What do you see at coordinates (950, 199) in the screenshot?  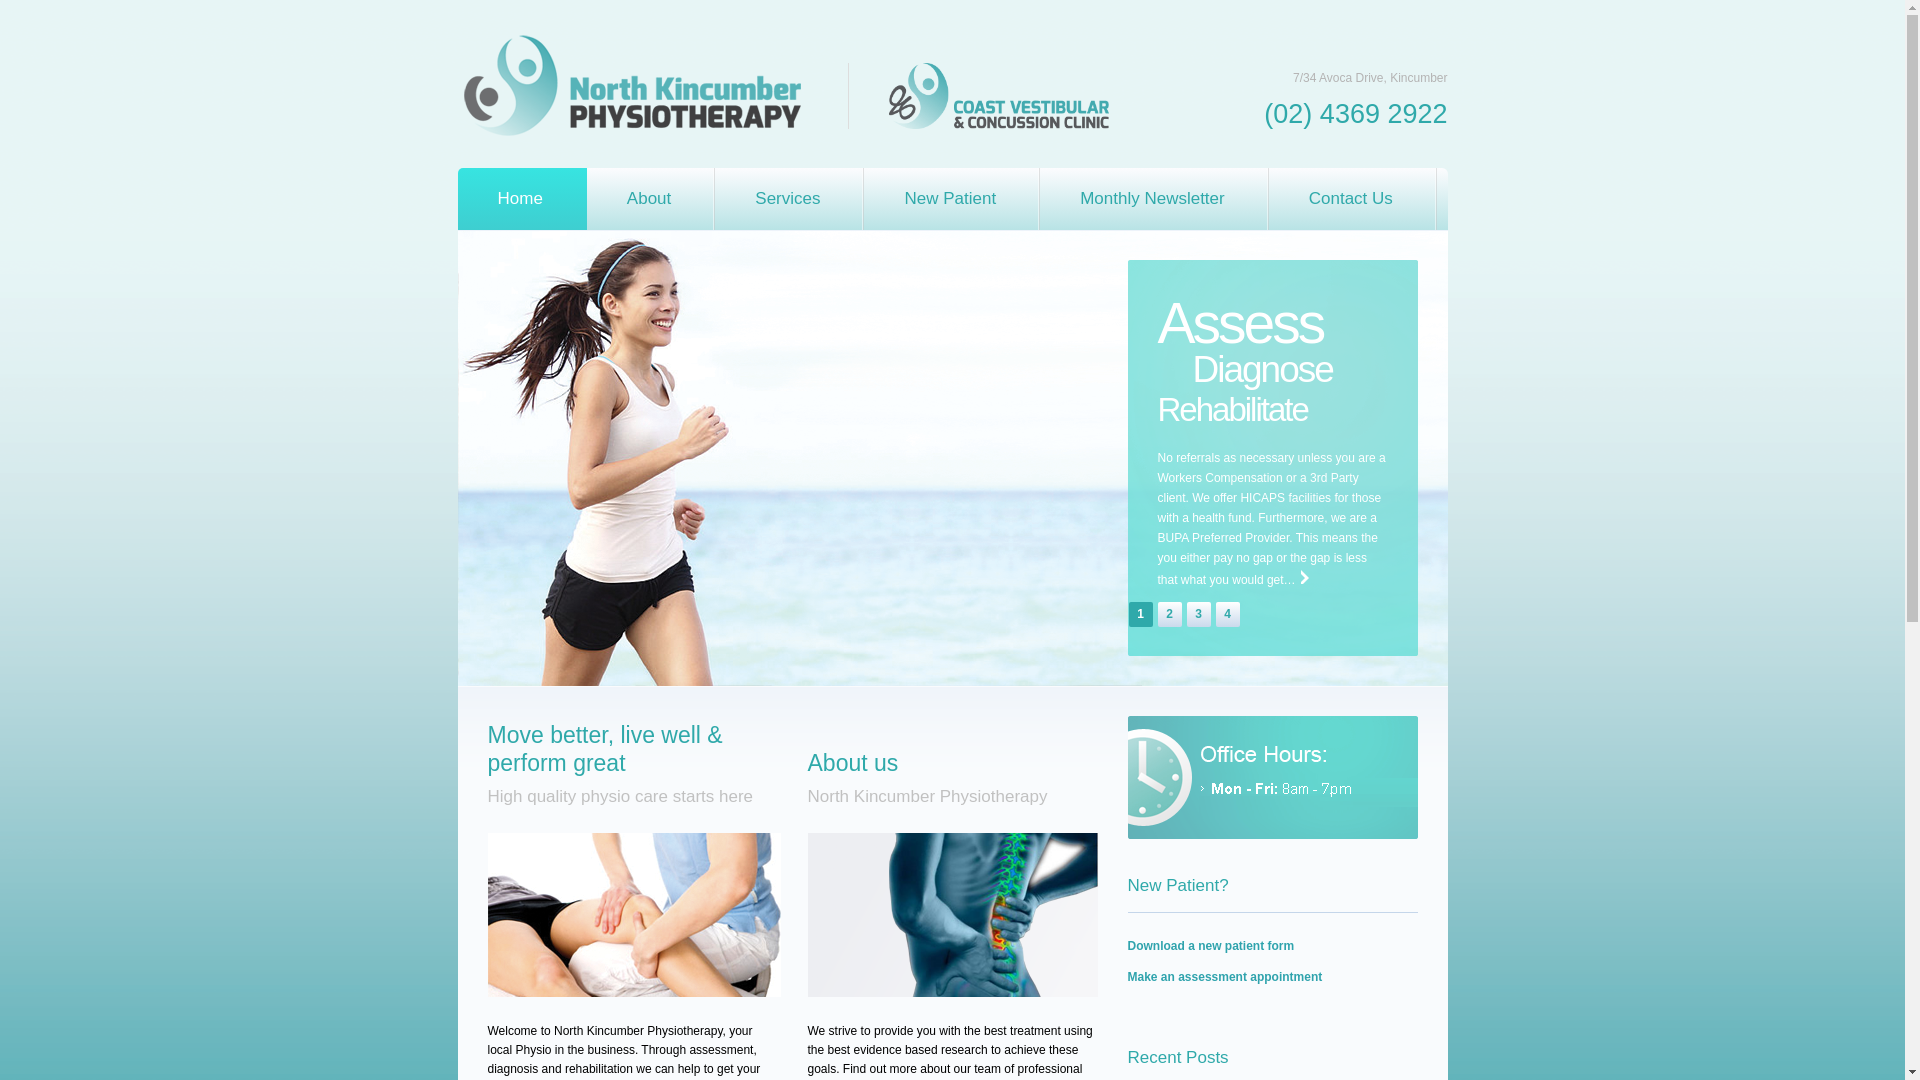 I see `'New Patient'` at bounding box center [950, 199].